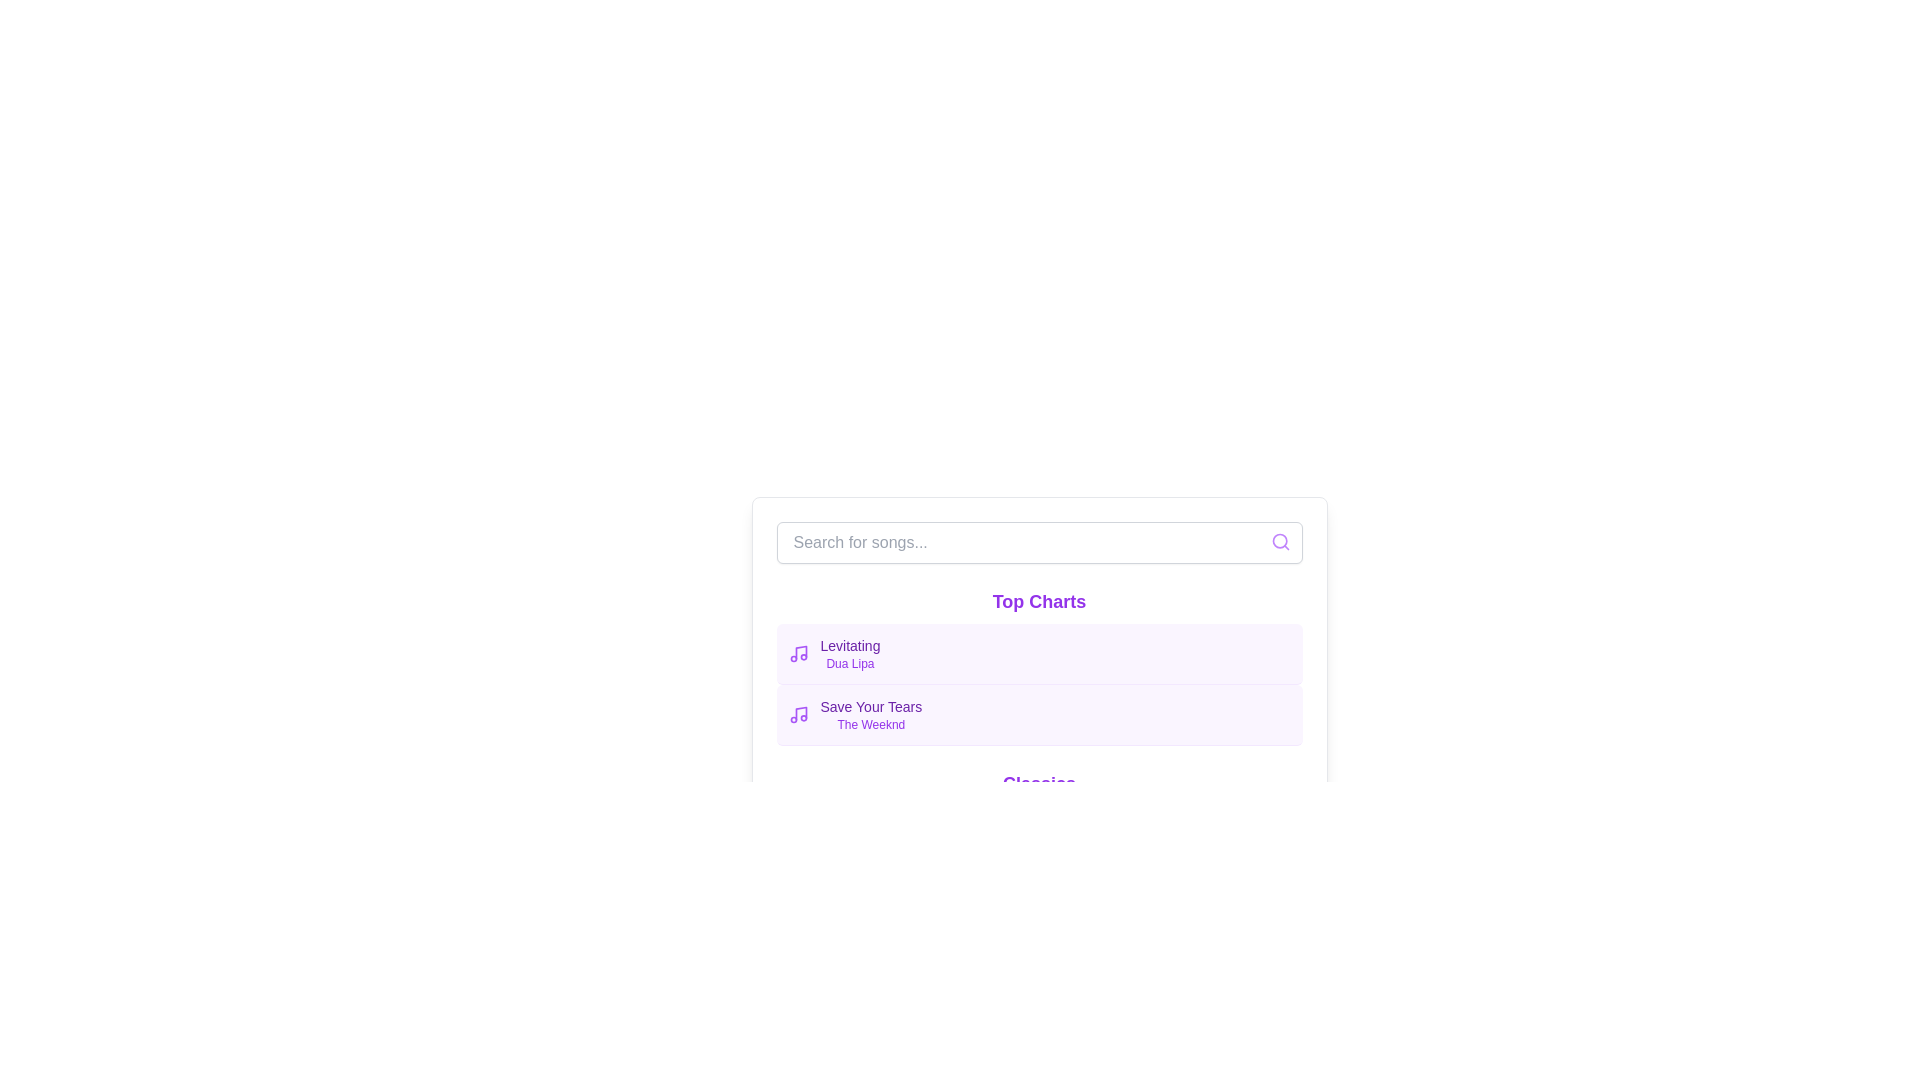 The height and width of the screenshot is (1080, 1920). Describe the element at coordinates (1278, 541) in the screenshot. I see `the circular lens icon of the magnifying glass, which is part of the search bar's graphical interface` at that location.